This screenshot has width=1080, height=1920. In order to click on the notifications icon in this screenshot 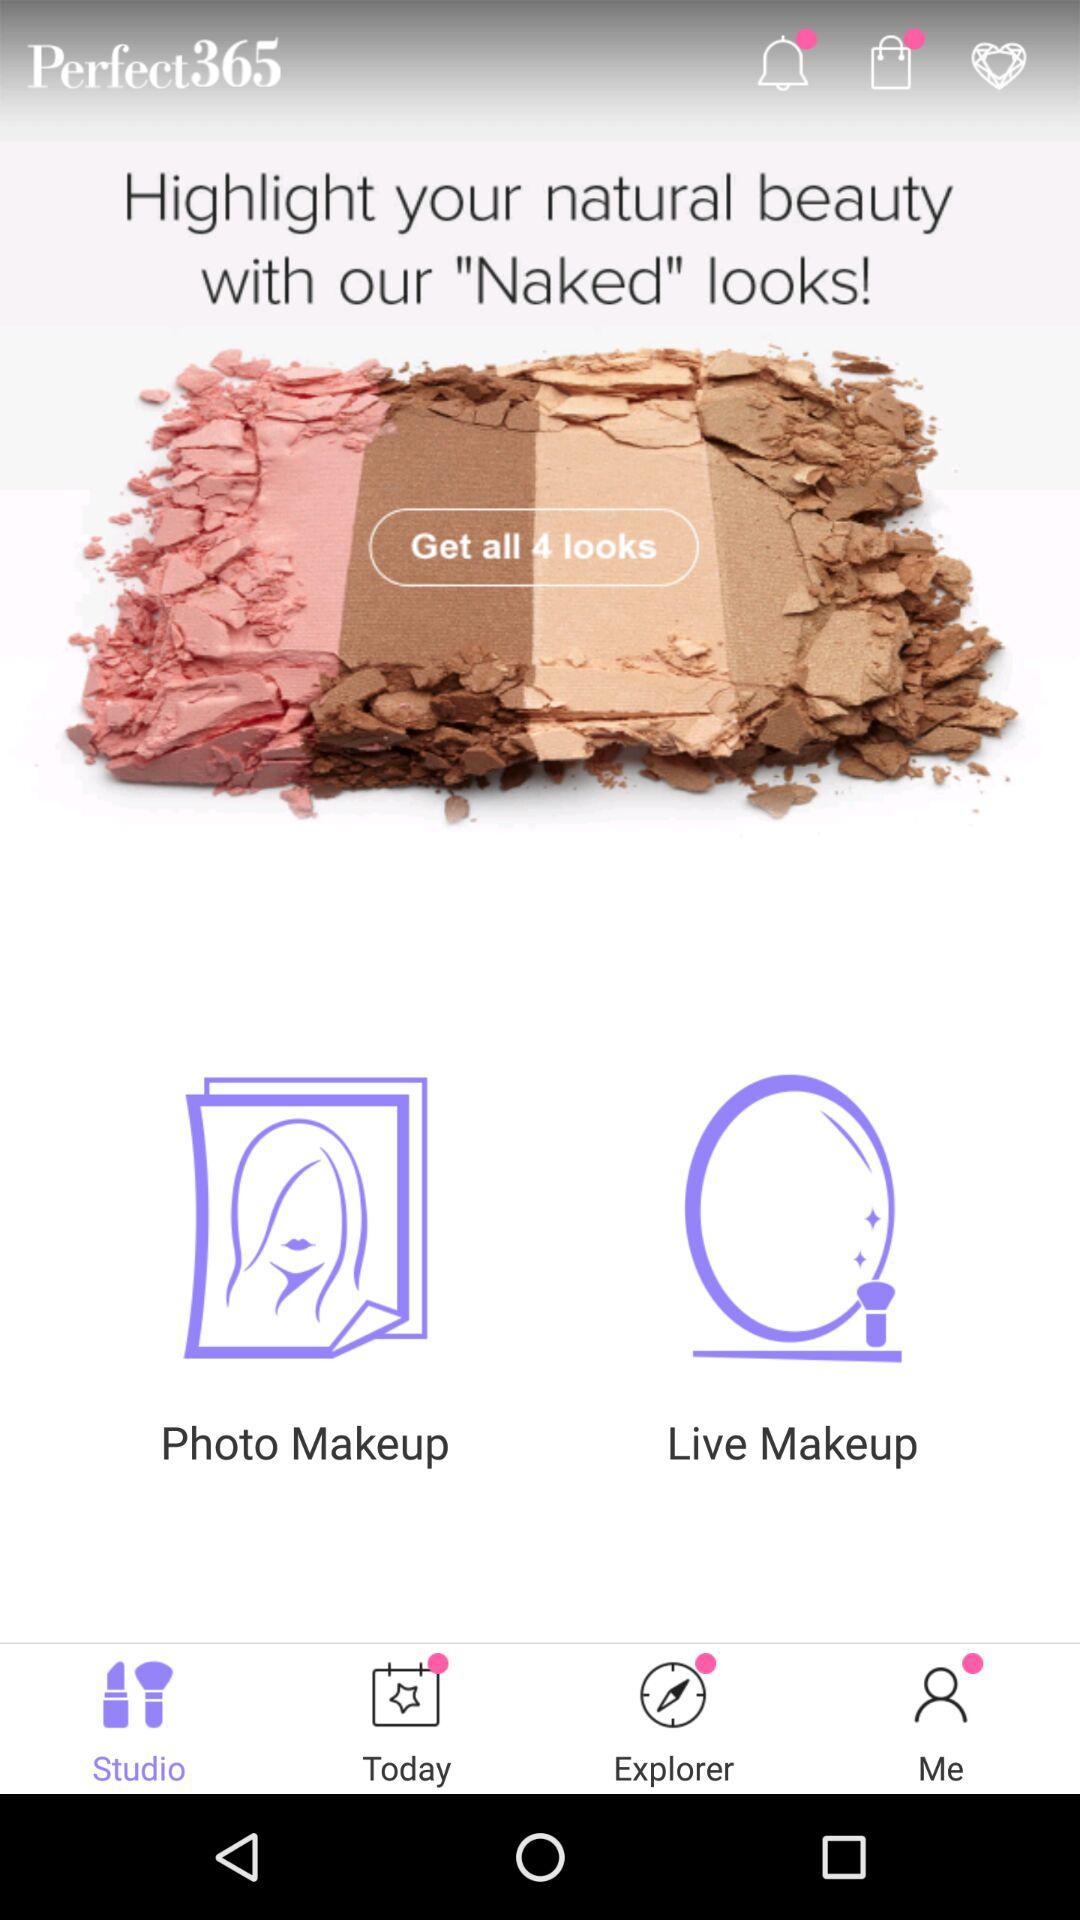, I will do `click(781, 67)`.